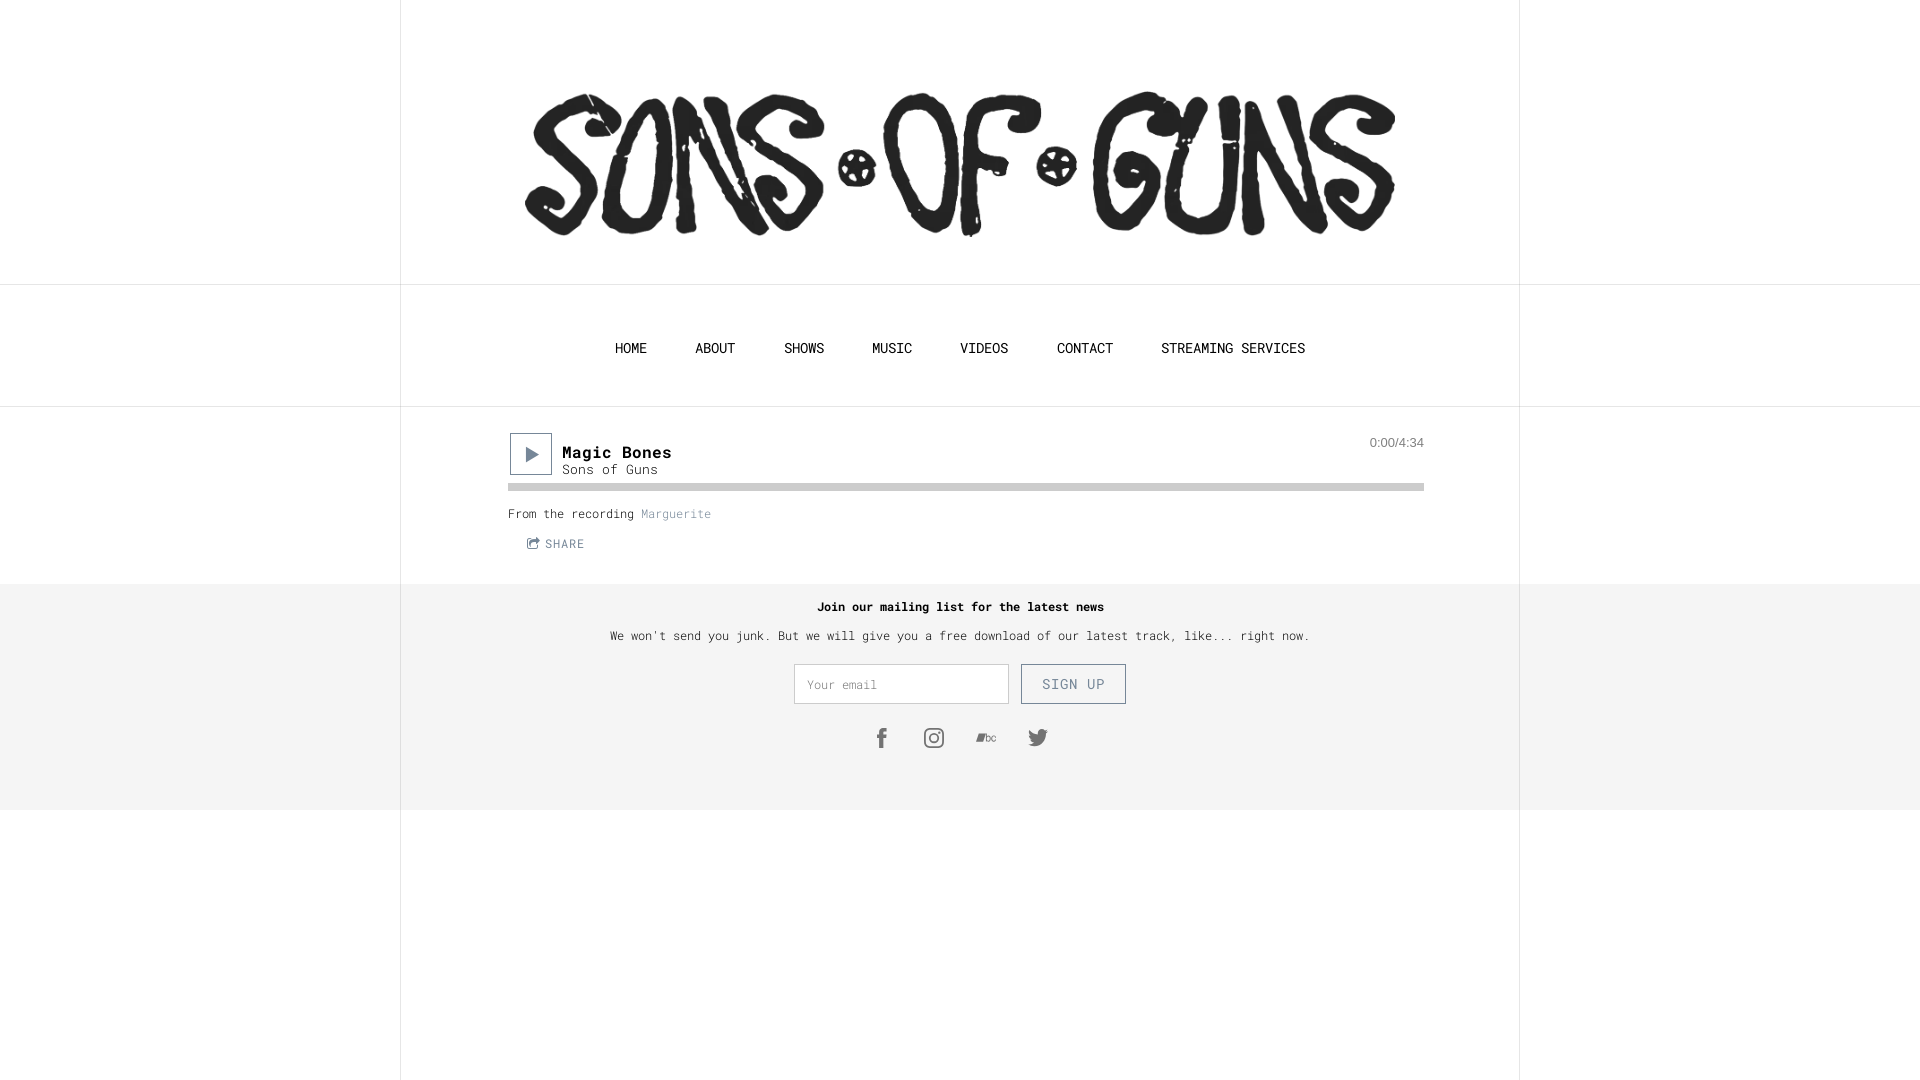 The image size is (1920, 1080). I want to click on 'https://instagram.com/sonsofgunsmusic', so click(933, 737).